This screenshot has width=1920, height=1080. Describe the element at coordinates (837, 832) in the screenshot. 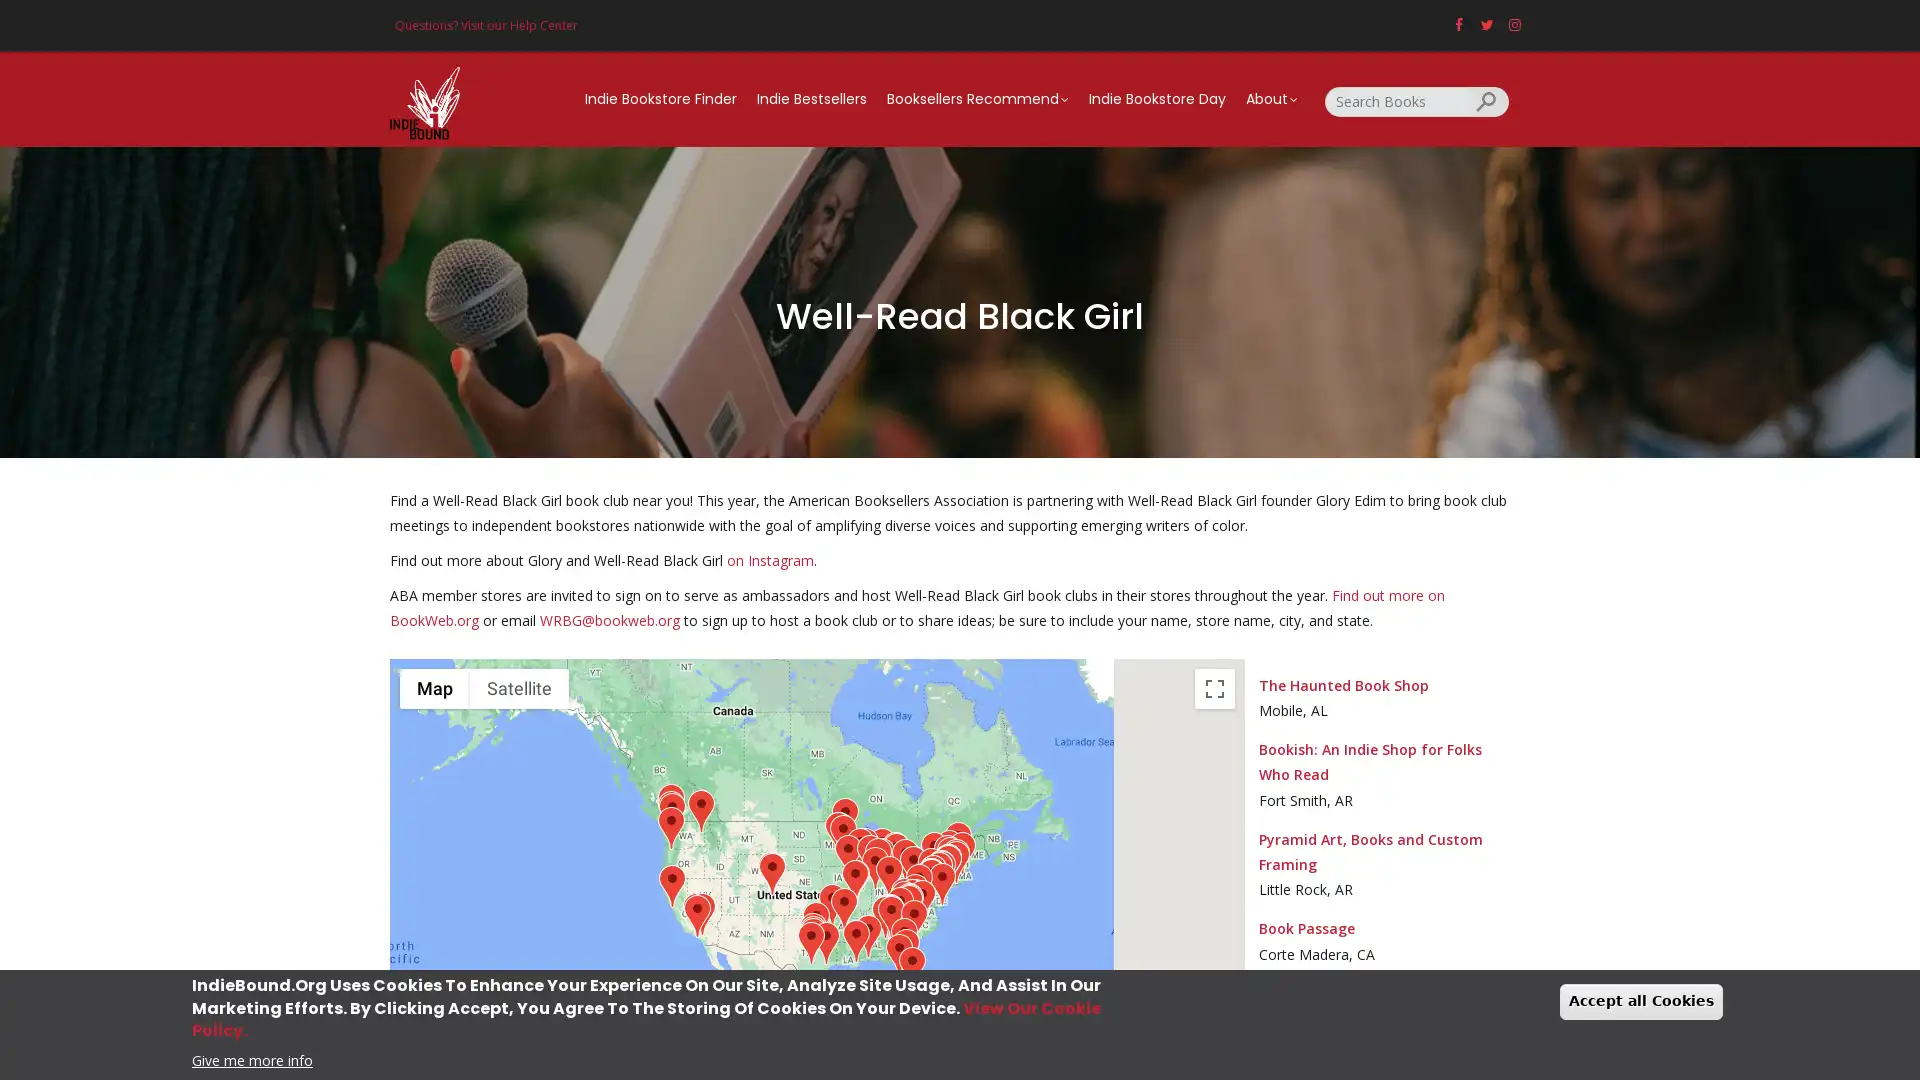

I see `Strive Bookstore` at that location.